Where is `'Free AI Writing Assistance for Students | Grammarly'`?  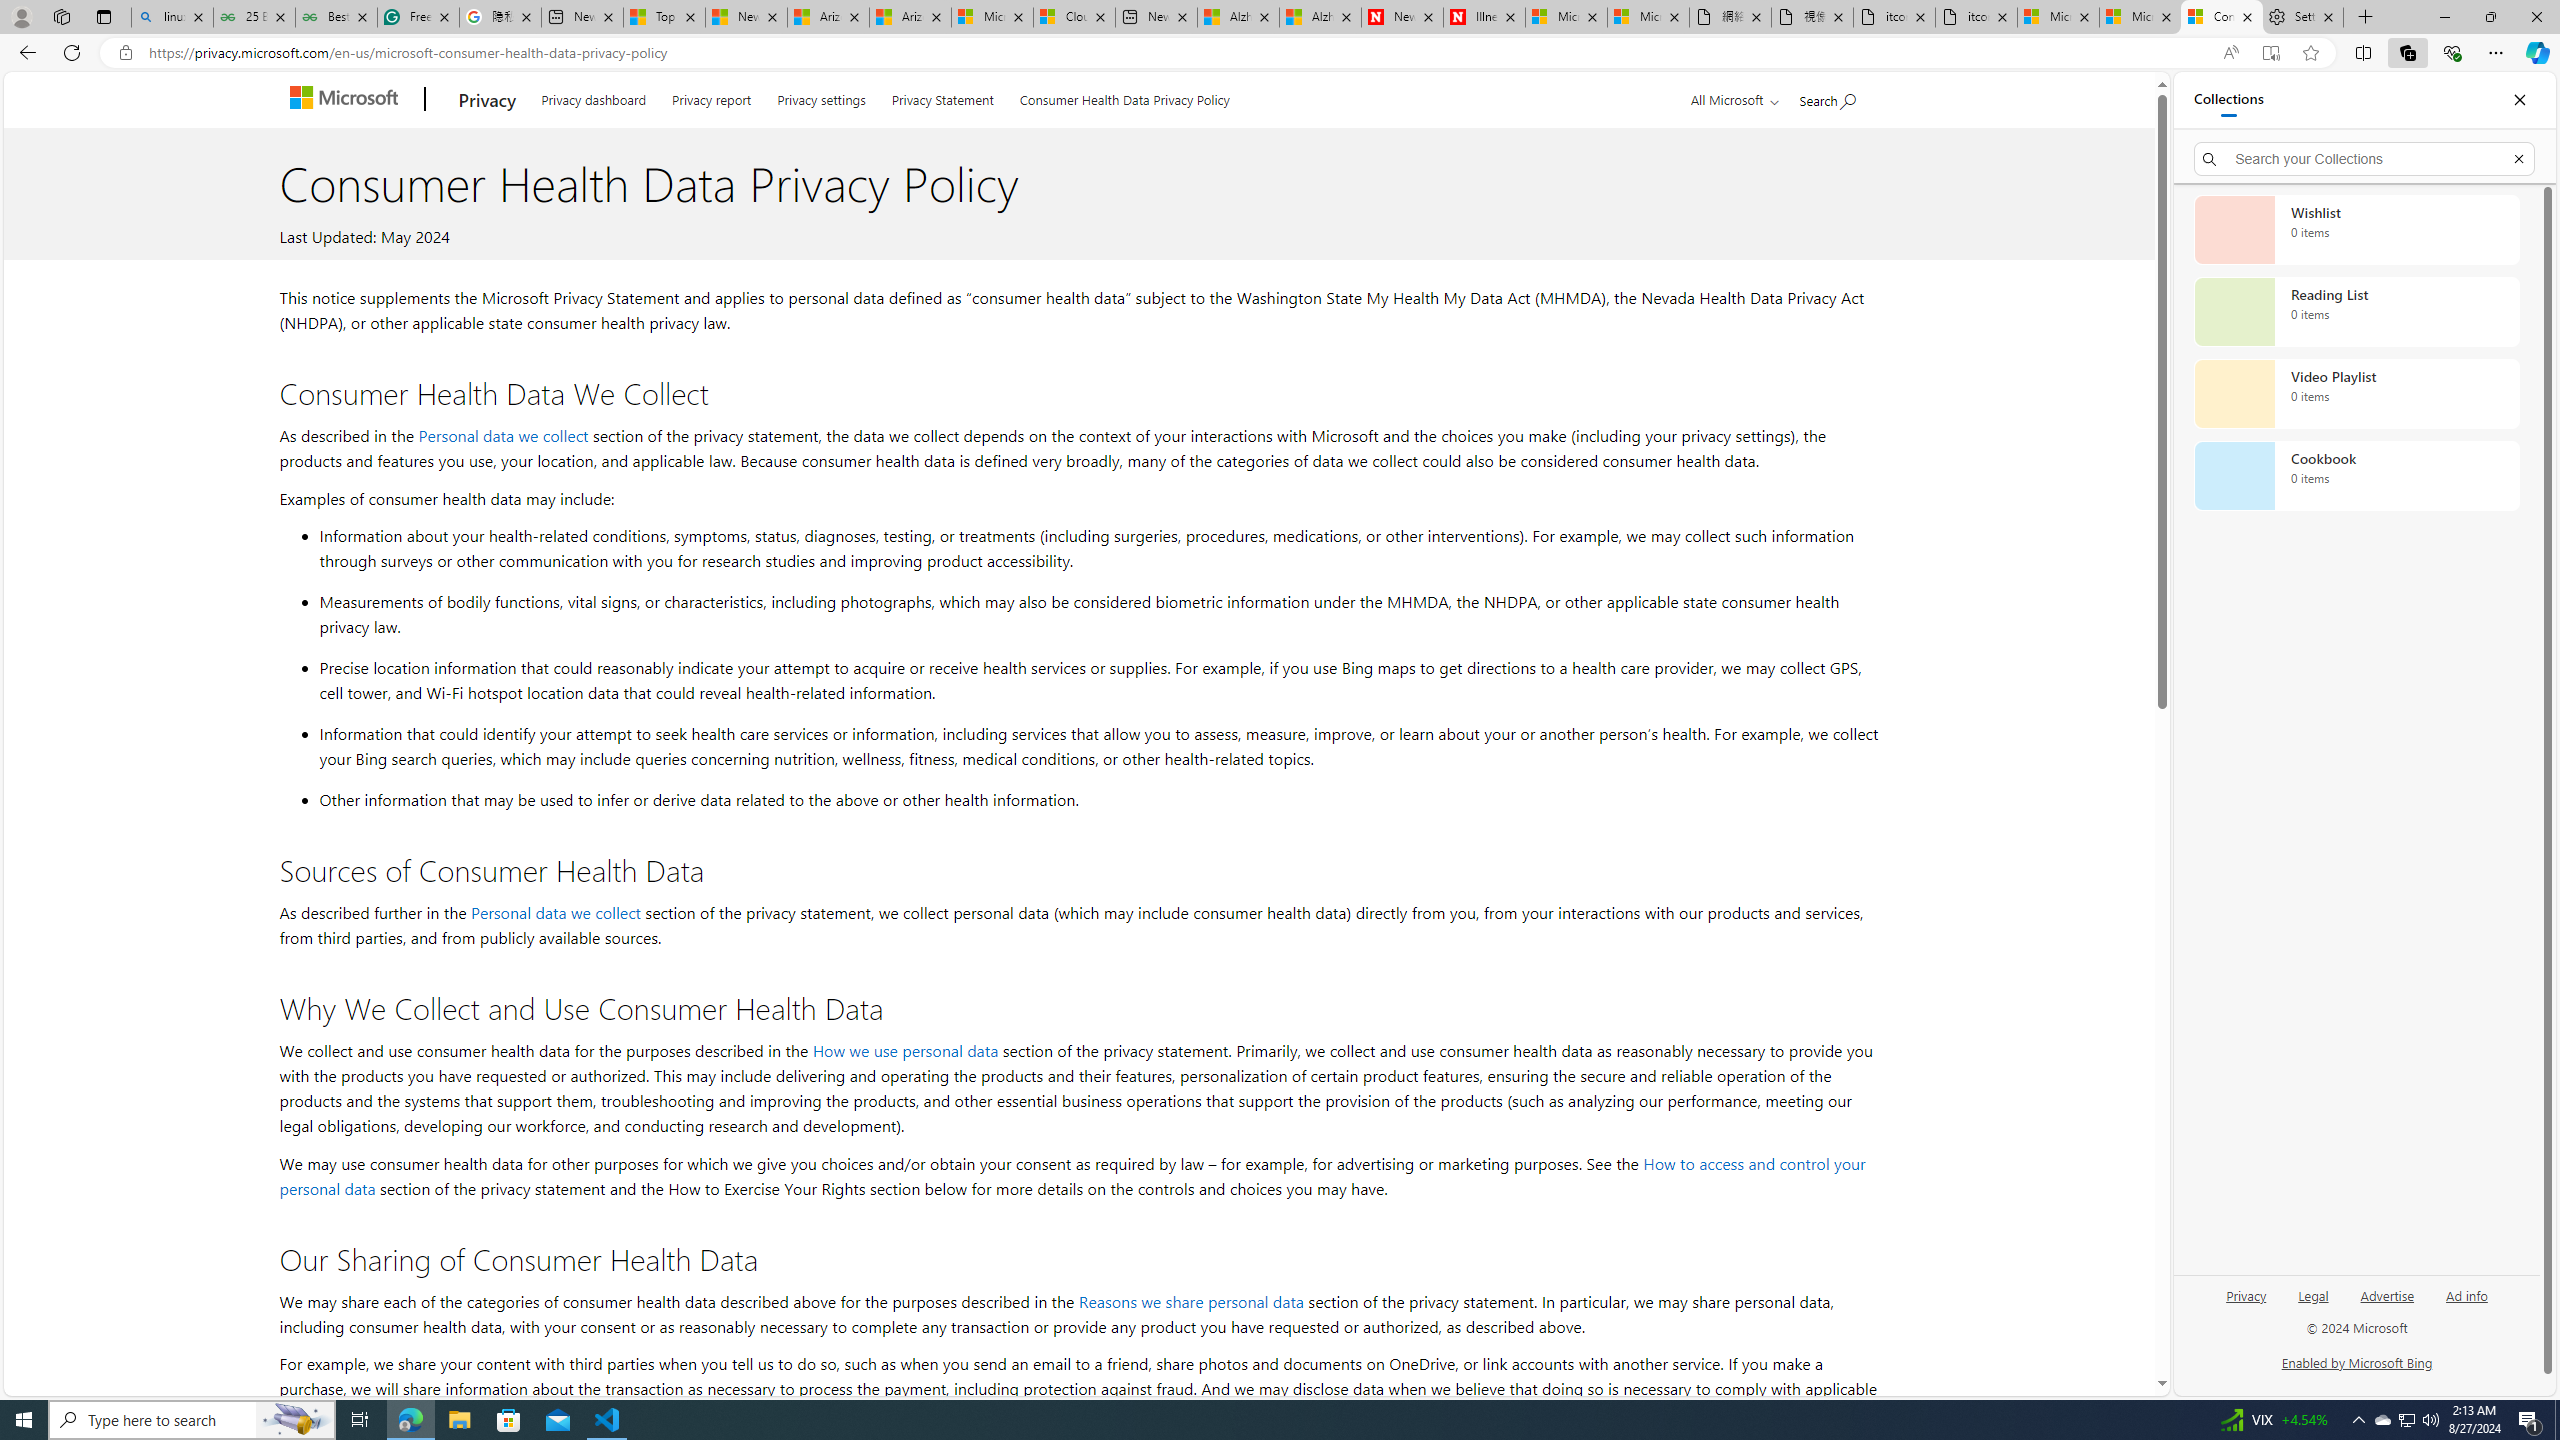 'Free AI Writing Assistance for Students | Grammarly' is located at coordinates (417, 16).